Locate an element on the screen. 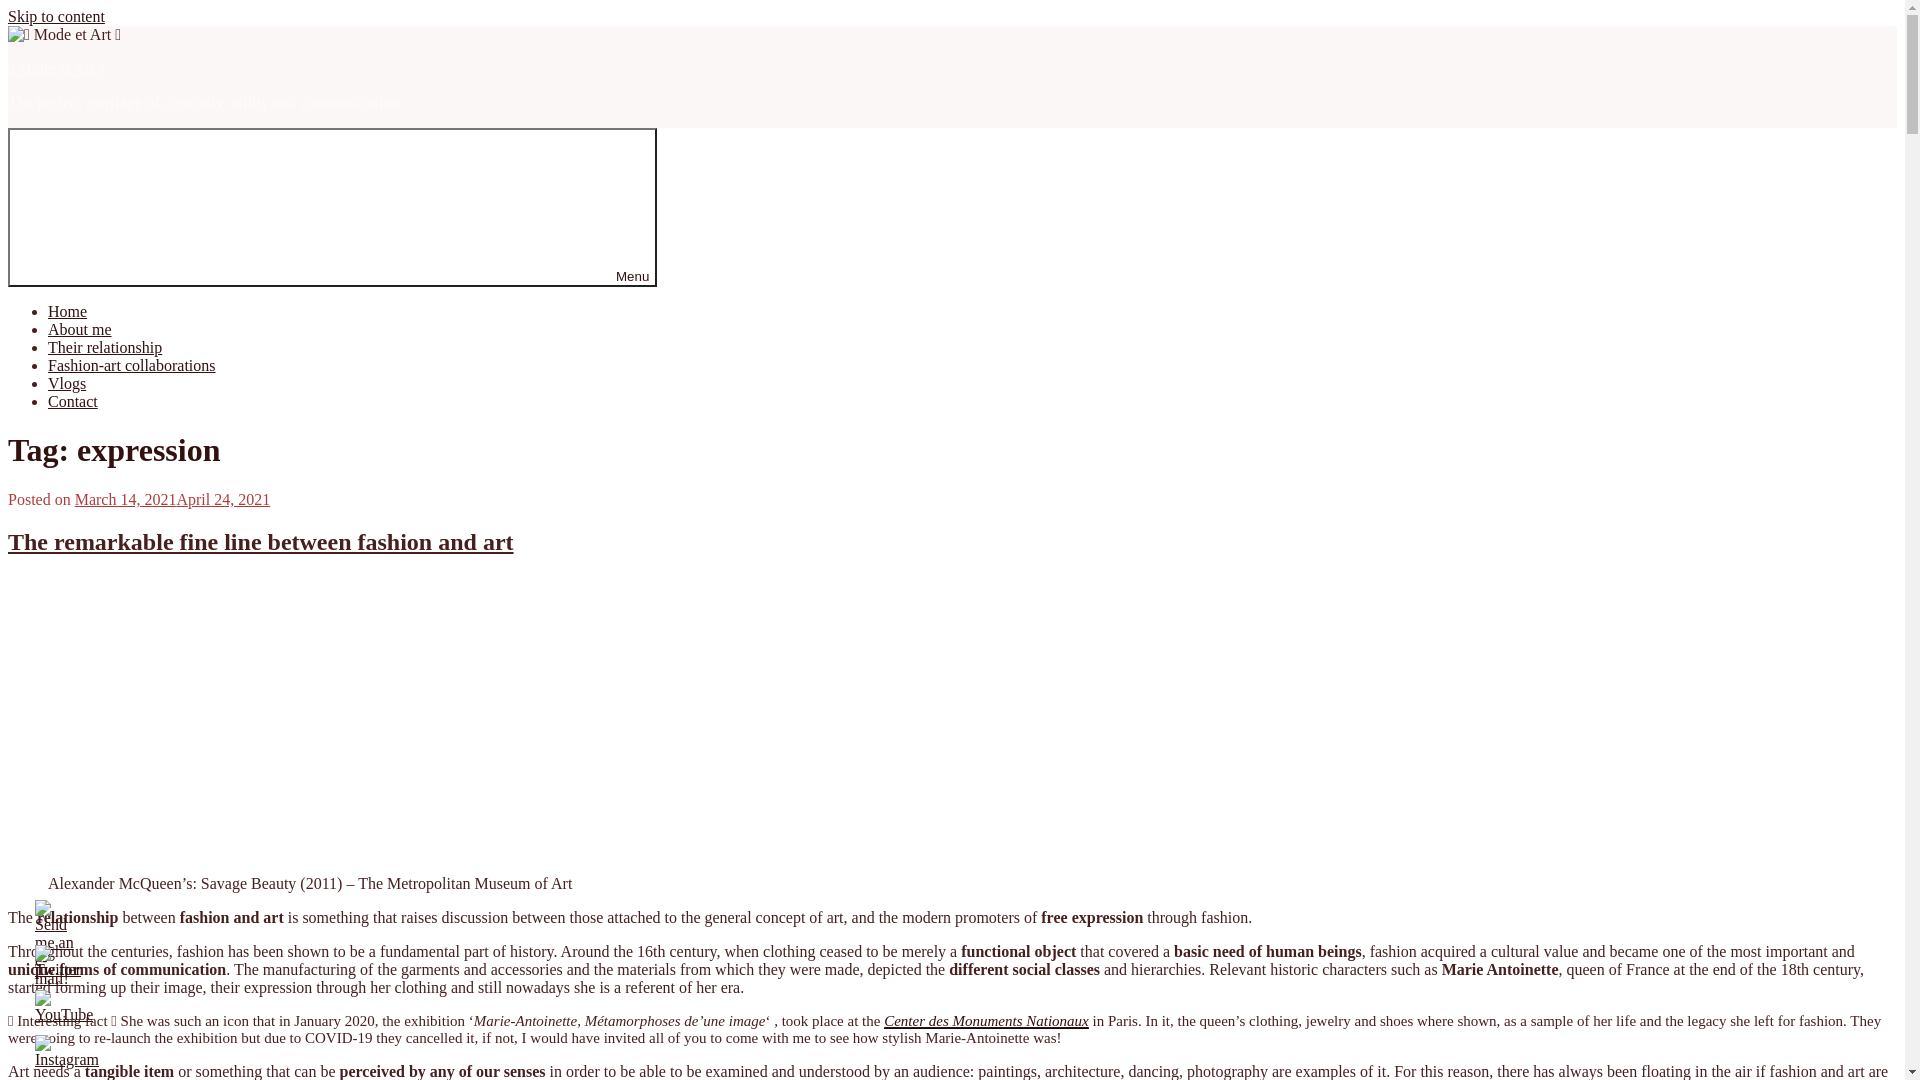  'Home' is located at coordinates (67, 311).